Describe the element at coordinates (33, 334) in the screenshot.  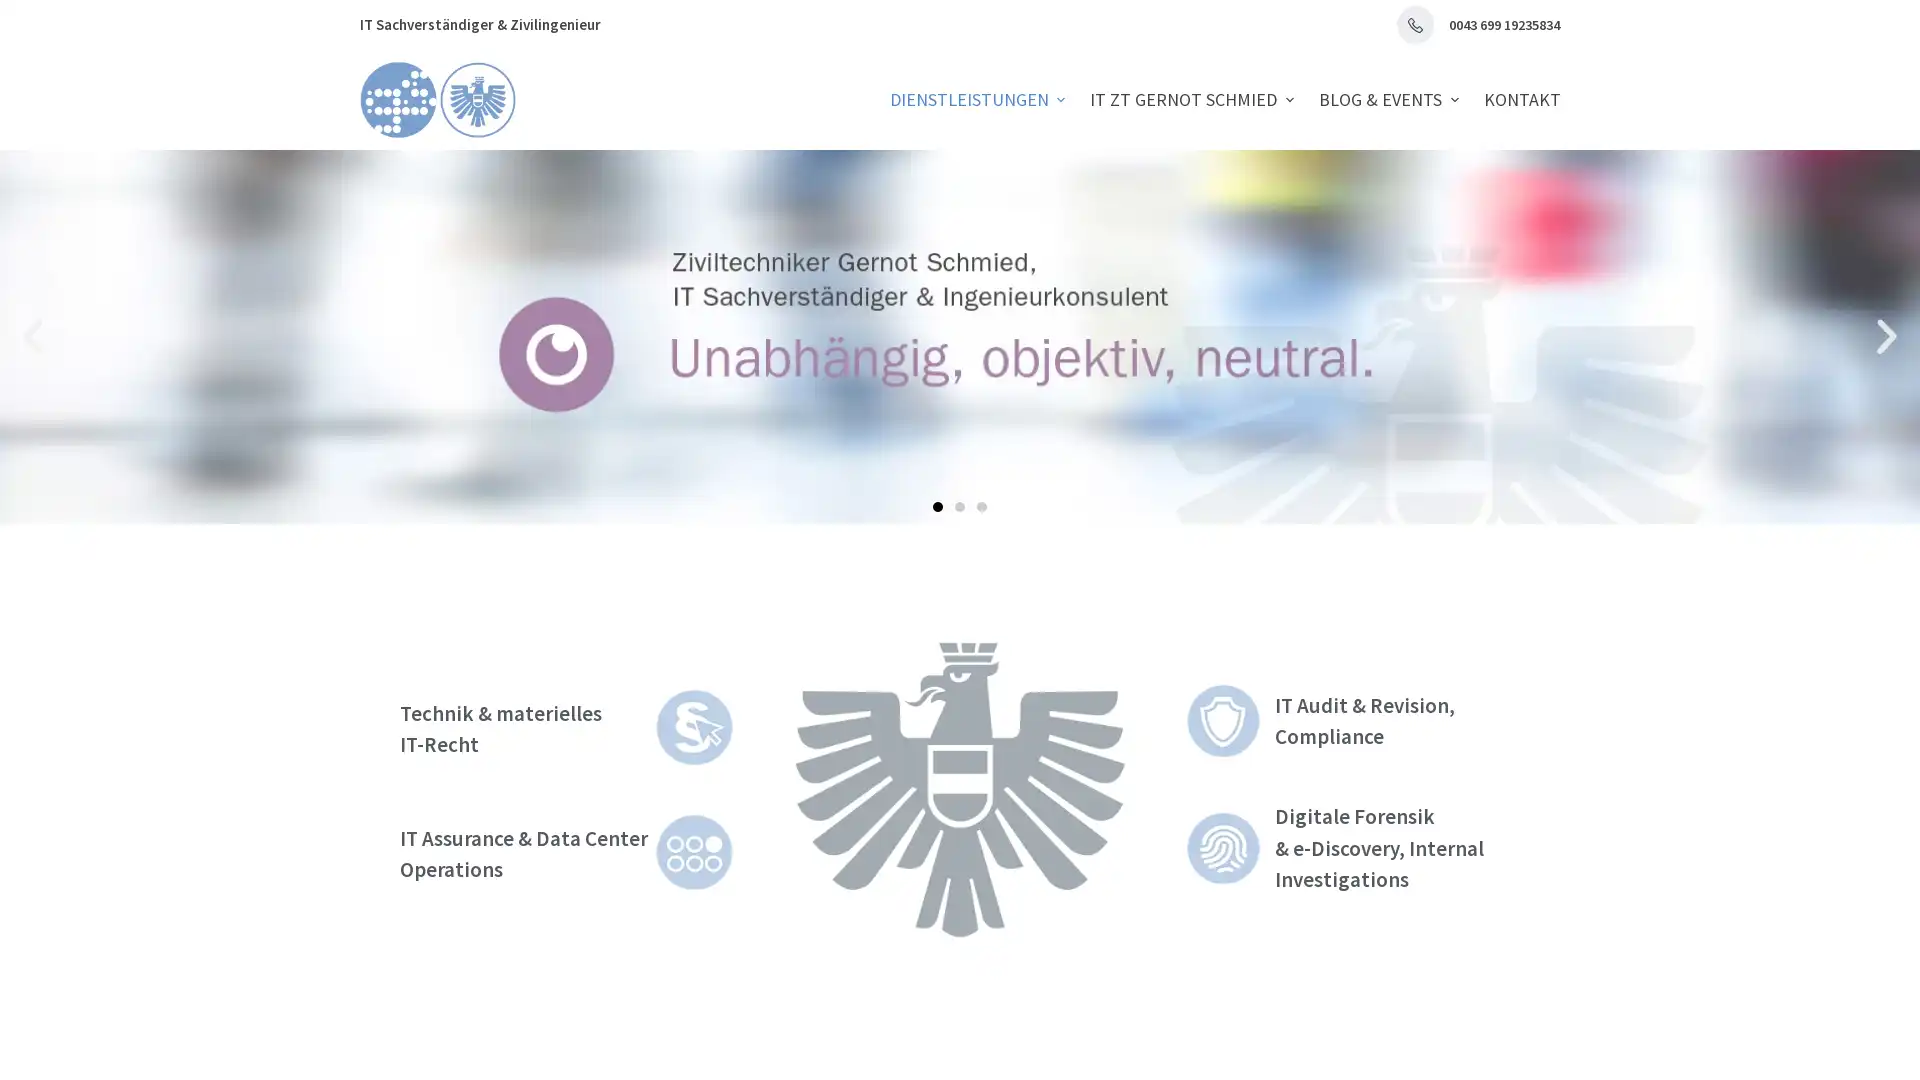
I see `Previous slide` at that location.